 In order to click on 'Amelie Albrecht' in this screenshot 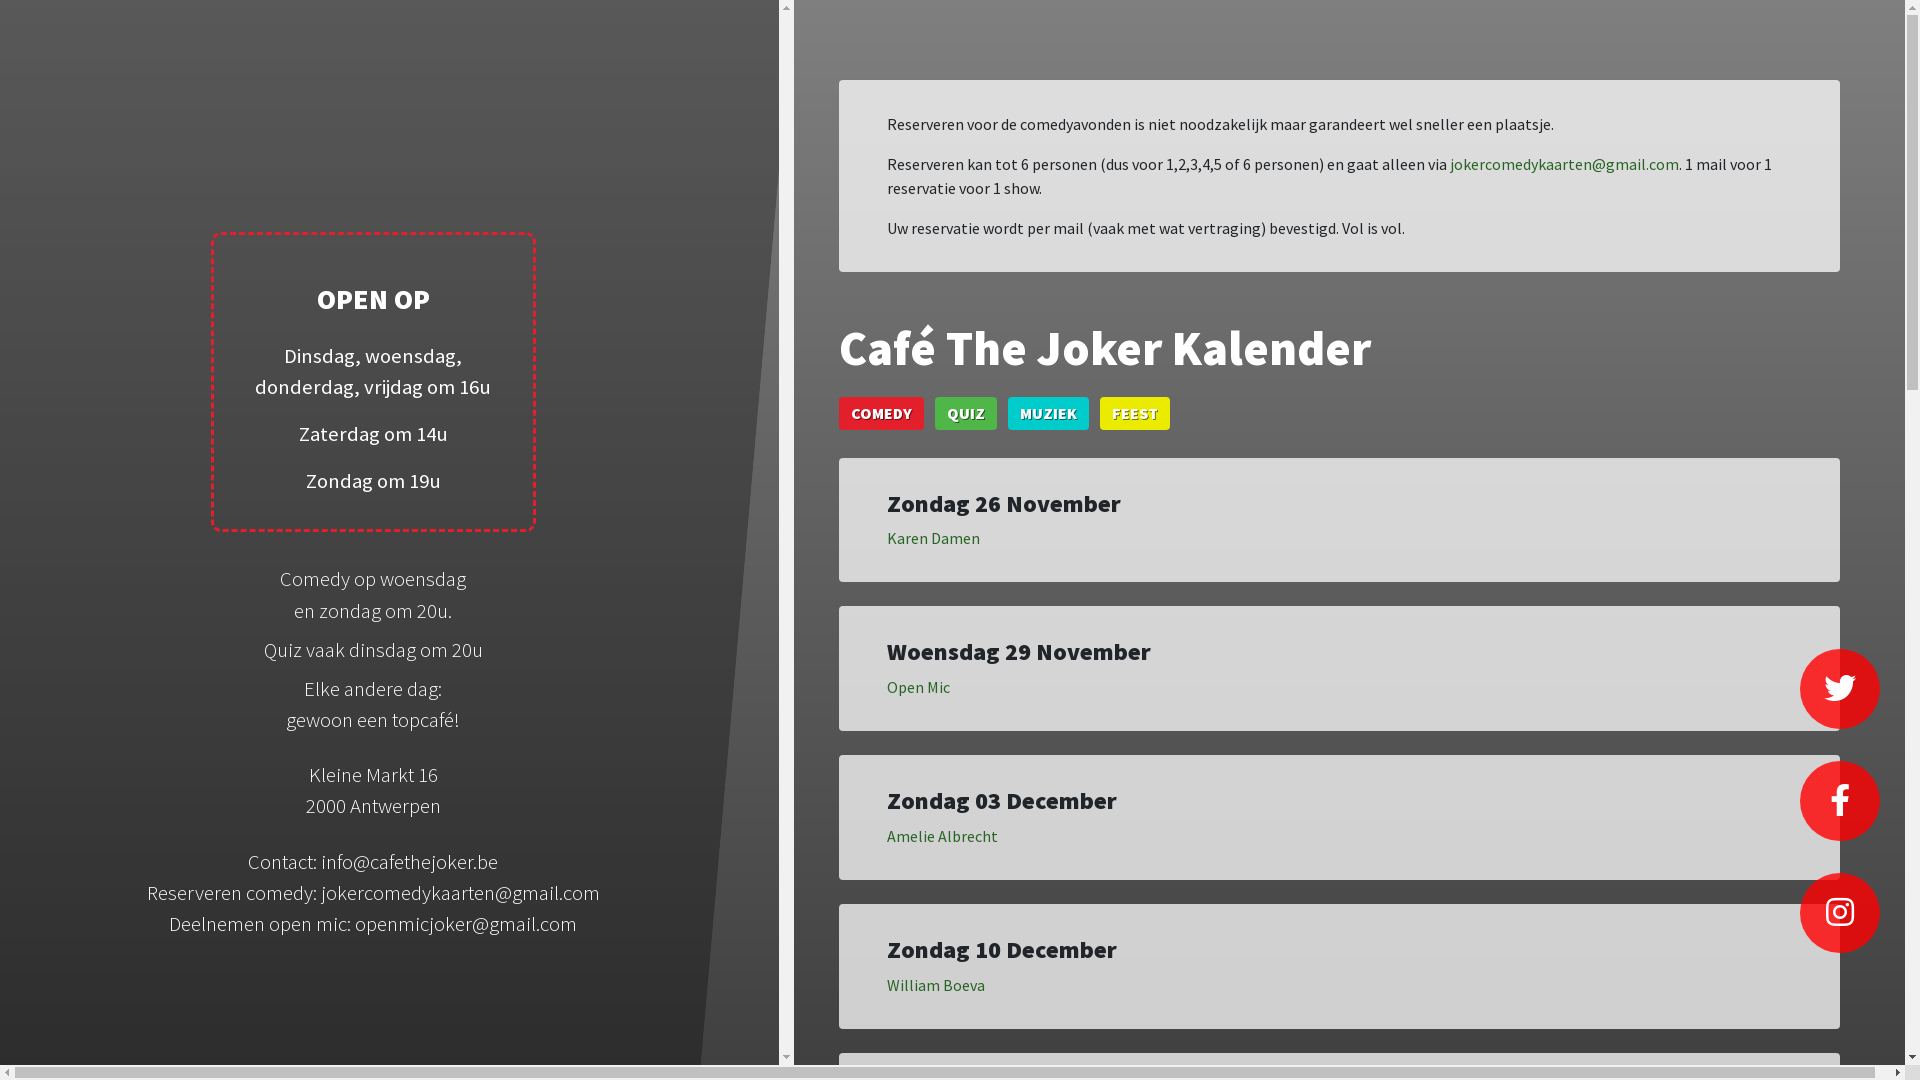, I will do `click(941, 836)`.